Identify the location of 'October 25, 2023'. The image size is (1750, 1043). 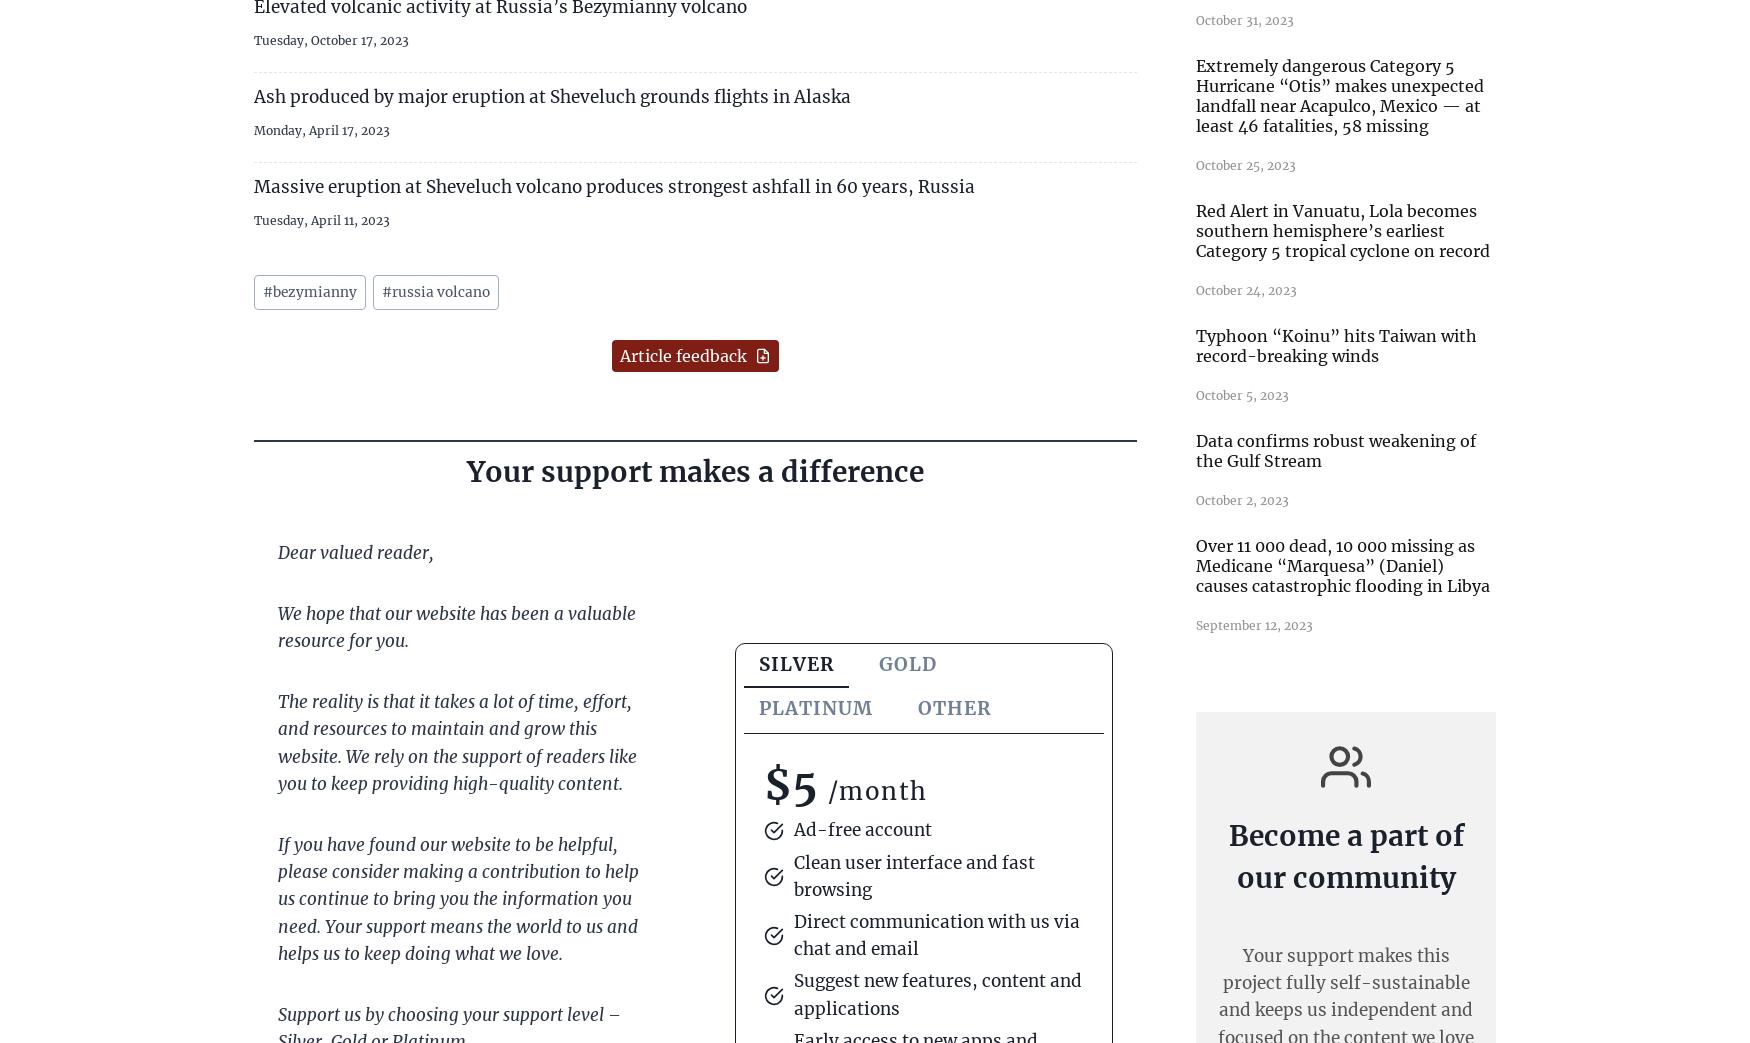
(1246, 163).